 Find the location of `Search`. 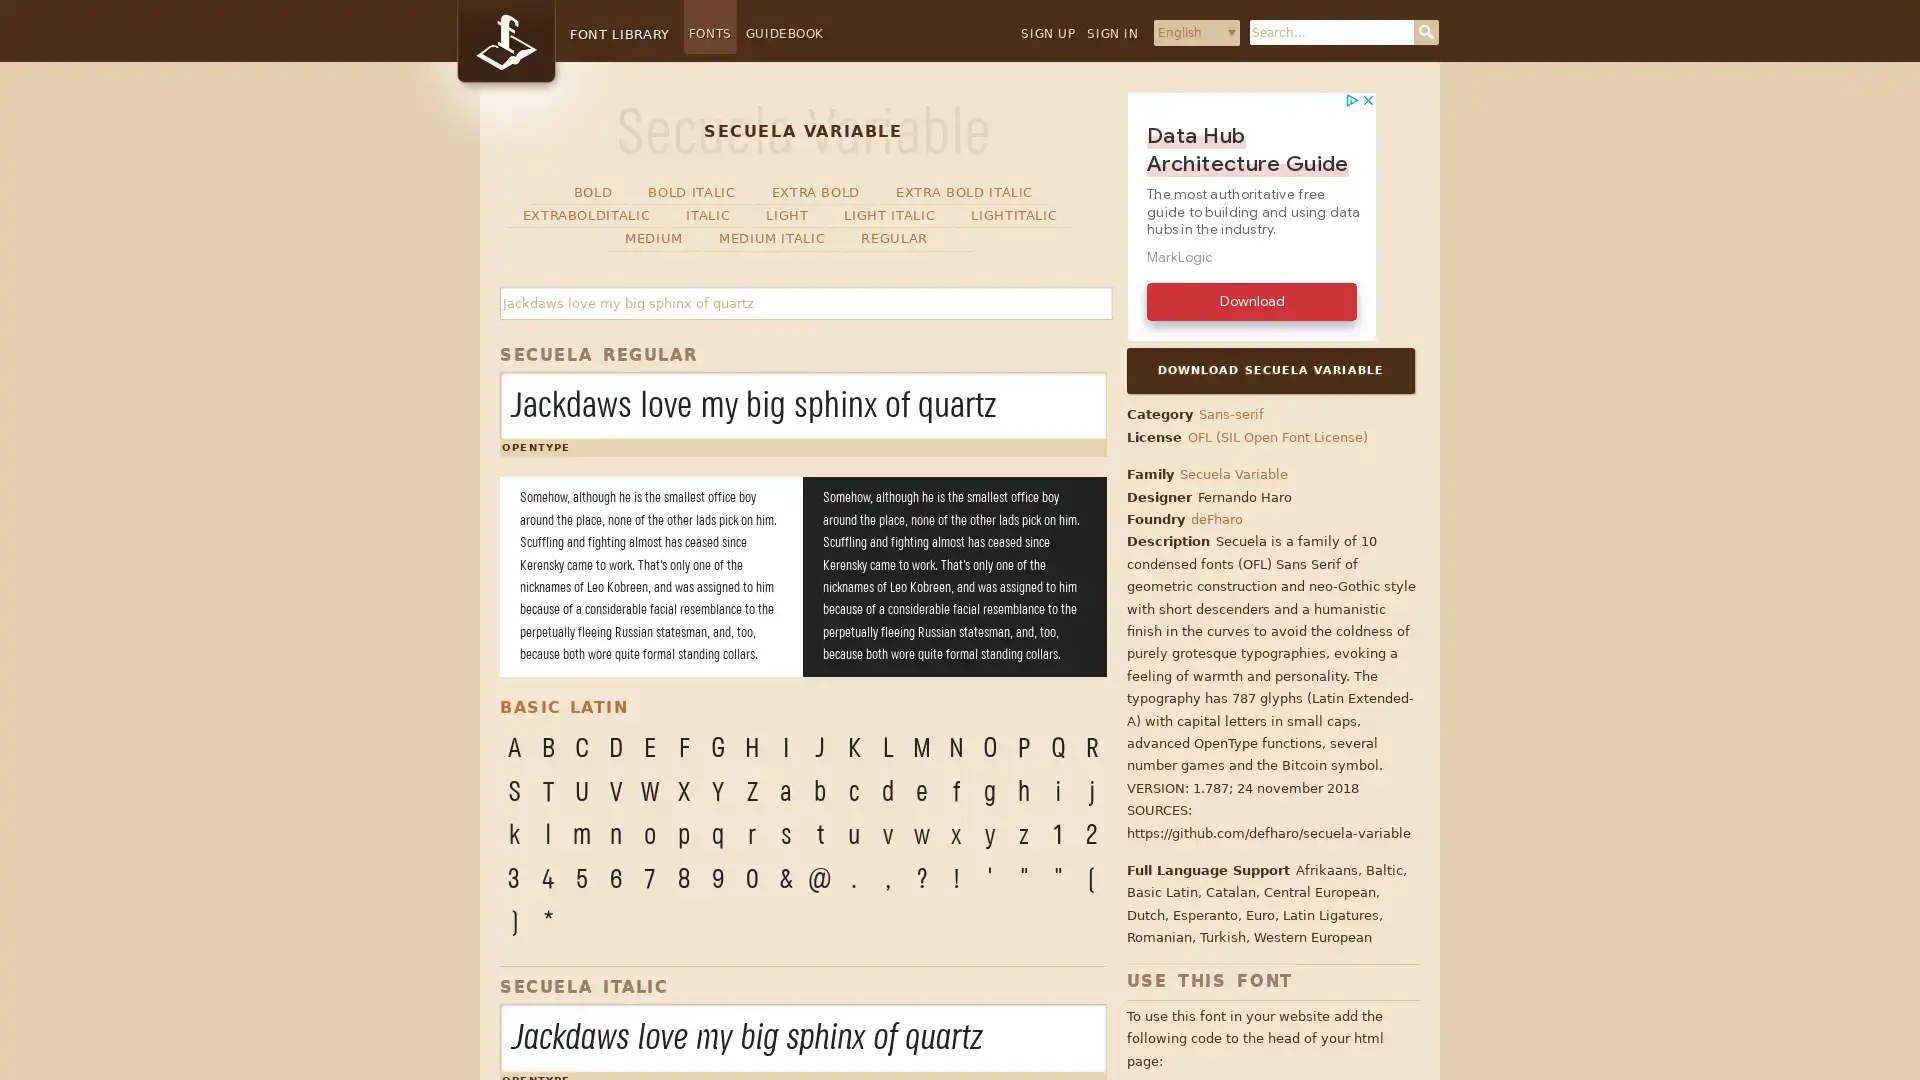

Search is located at coordinates (1425, 32).